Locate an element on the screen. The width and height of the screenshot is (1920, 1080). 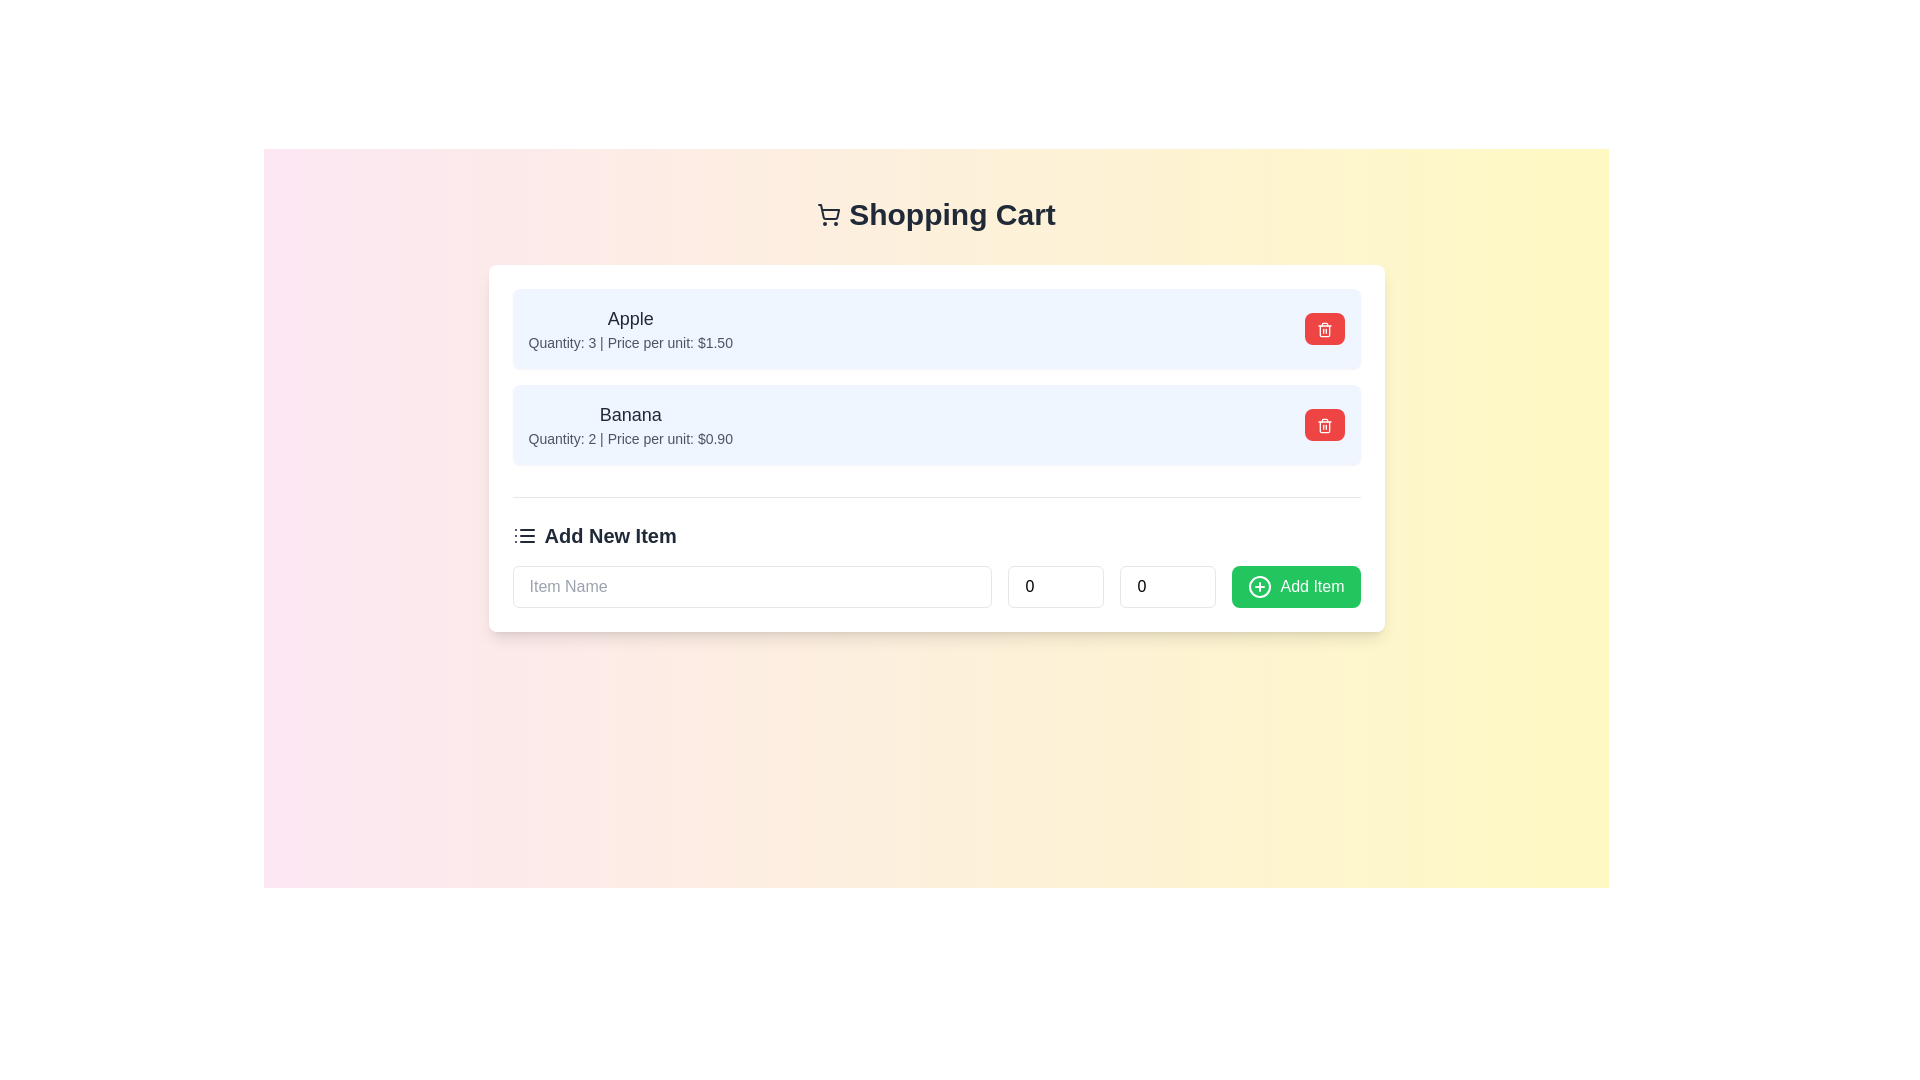
the shopping cart icon, which is a thin outlined icon with a rectangular body, handle, and two wheels, located to the left of the 'Shopping Cart' text in the upper section of the interface is located at coordinates (829, 215).